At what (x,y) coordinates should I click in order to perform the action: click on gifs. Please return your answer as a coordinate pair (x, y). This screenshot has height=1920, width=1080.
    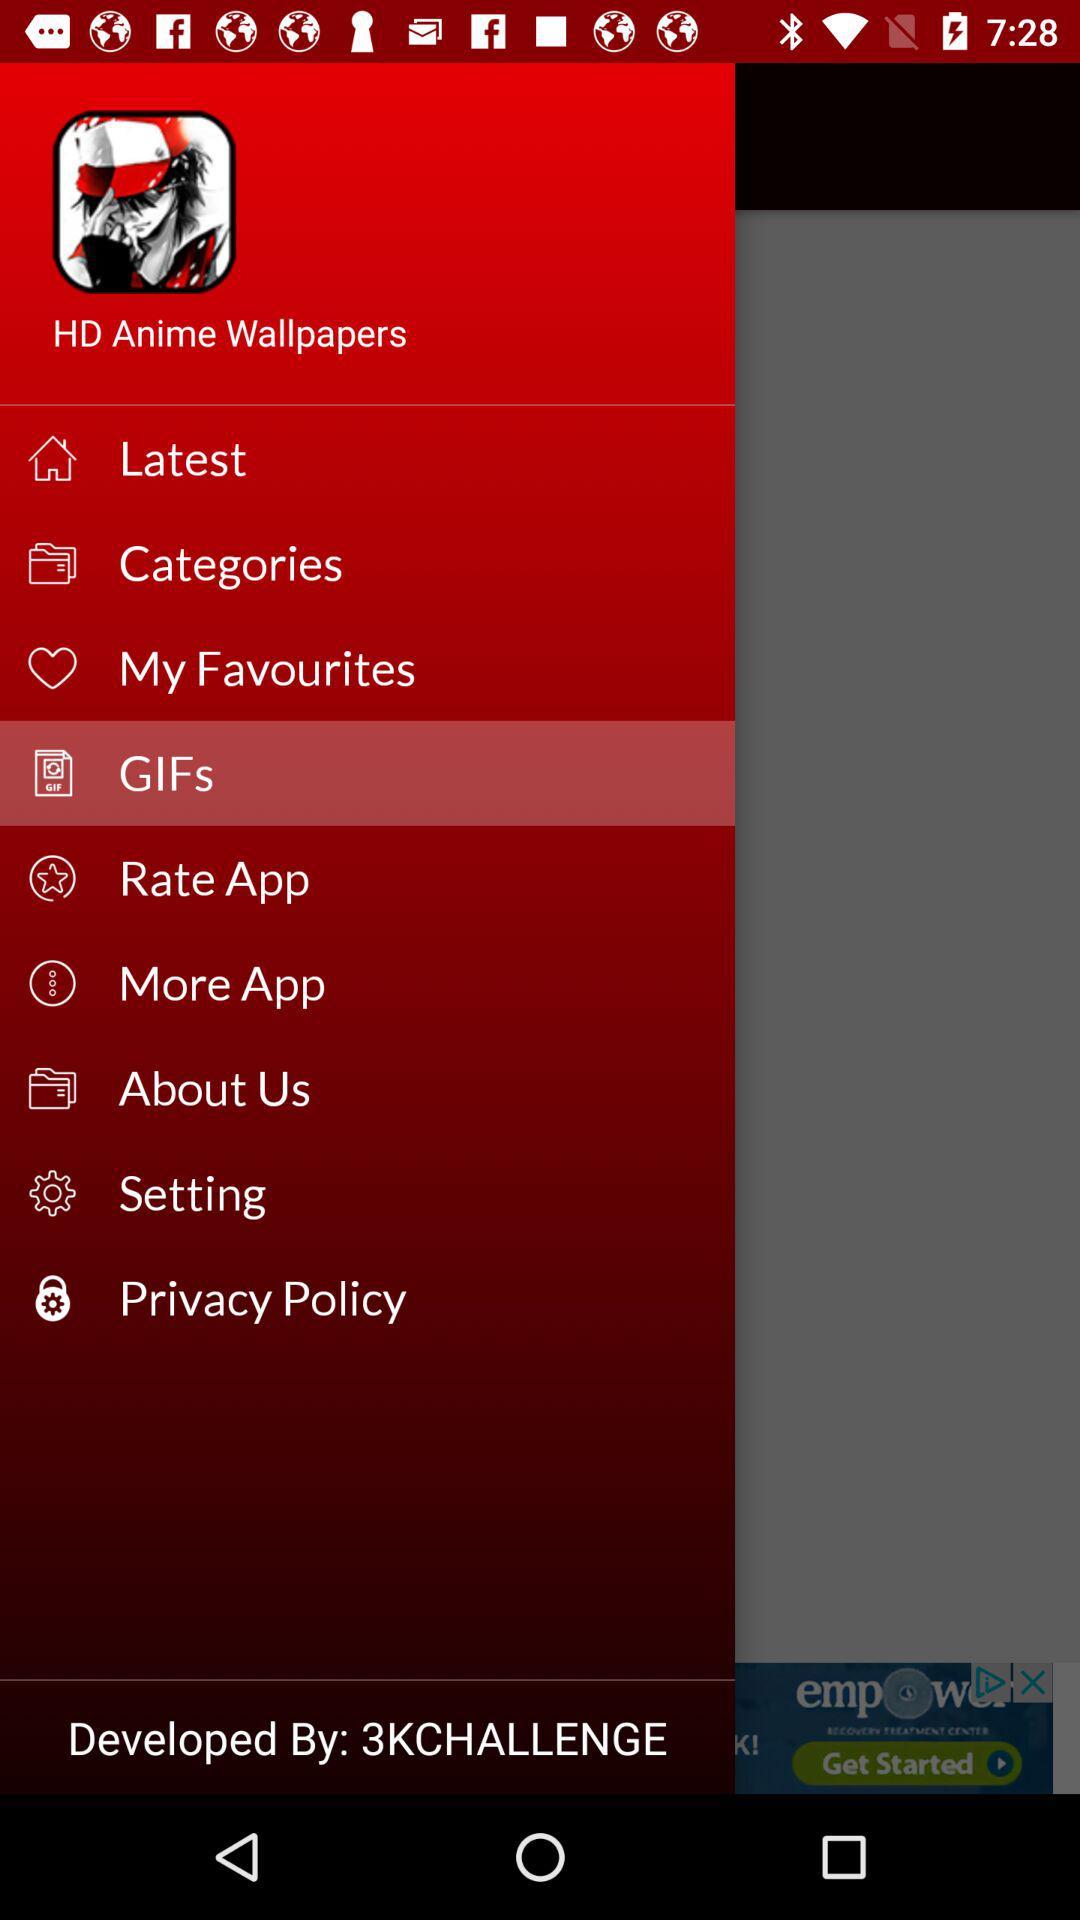
    Looking at the image, I should click on (540, 1727).